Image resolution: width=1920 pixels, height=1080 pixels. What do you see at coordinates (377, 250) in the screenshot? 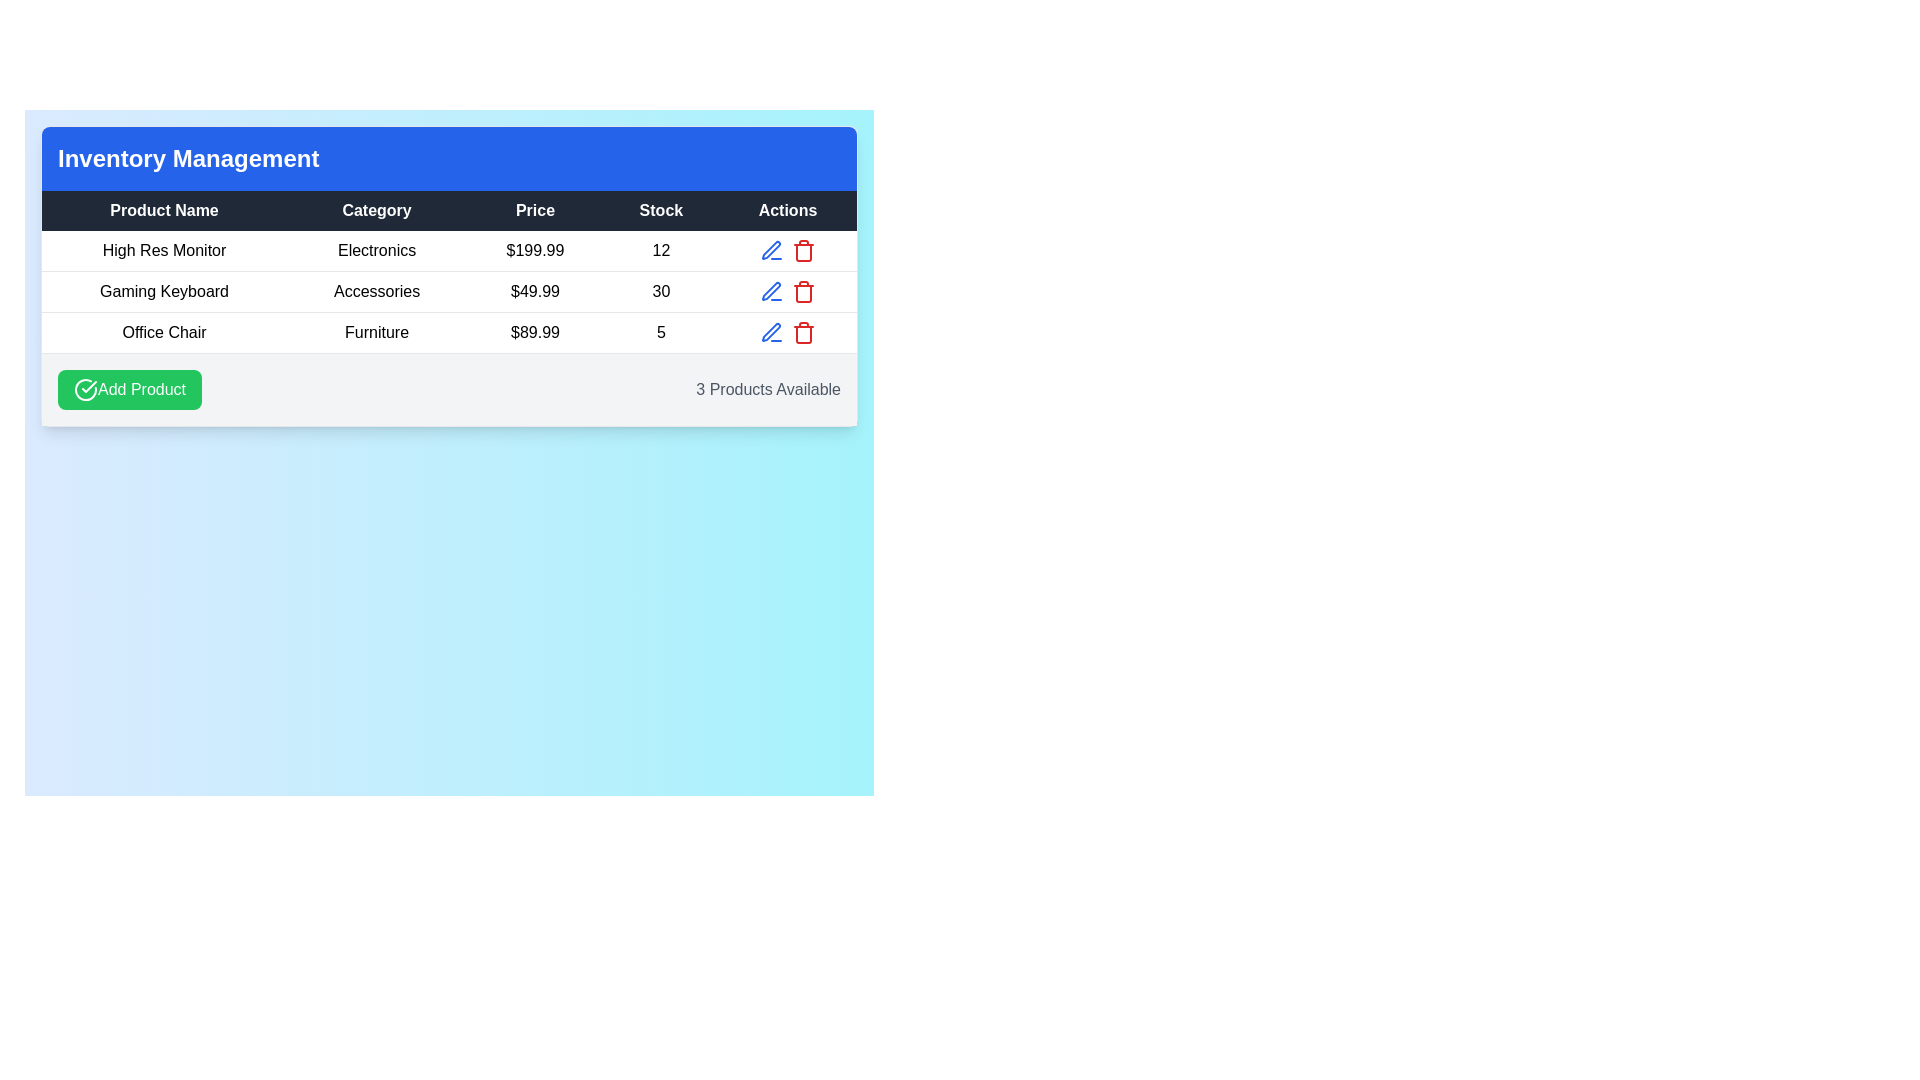
I see `the 'Category' label for 'High Res Monitor' located in the second column of the table` at bounding box center [377, 250].